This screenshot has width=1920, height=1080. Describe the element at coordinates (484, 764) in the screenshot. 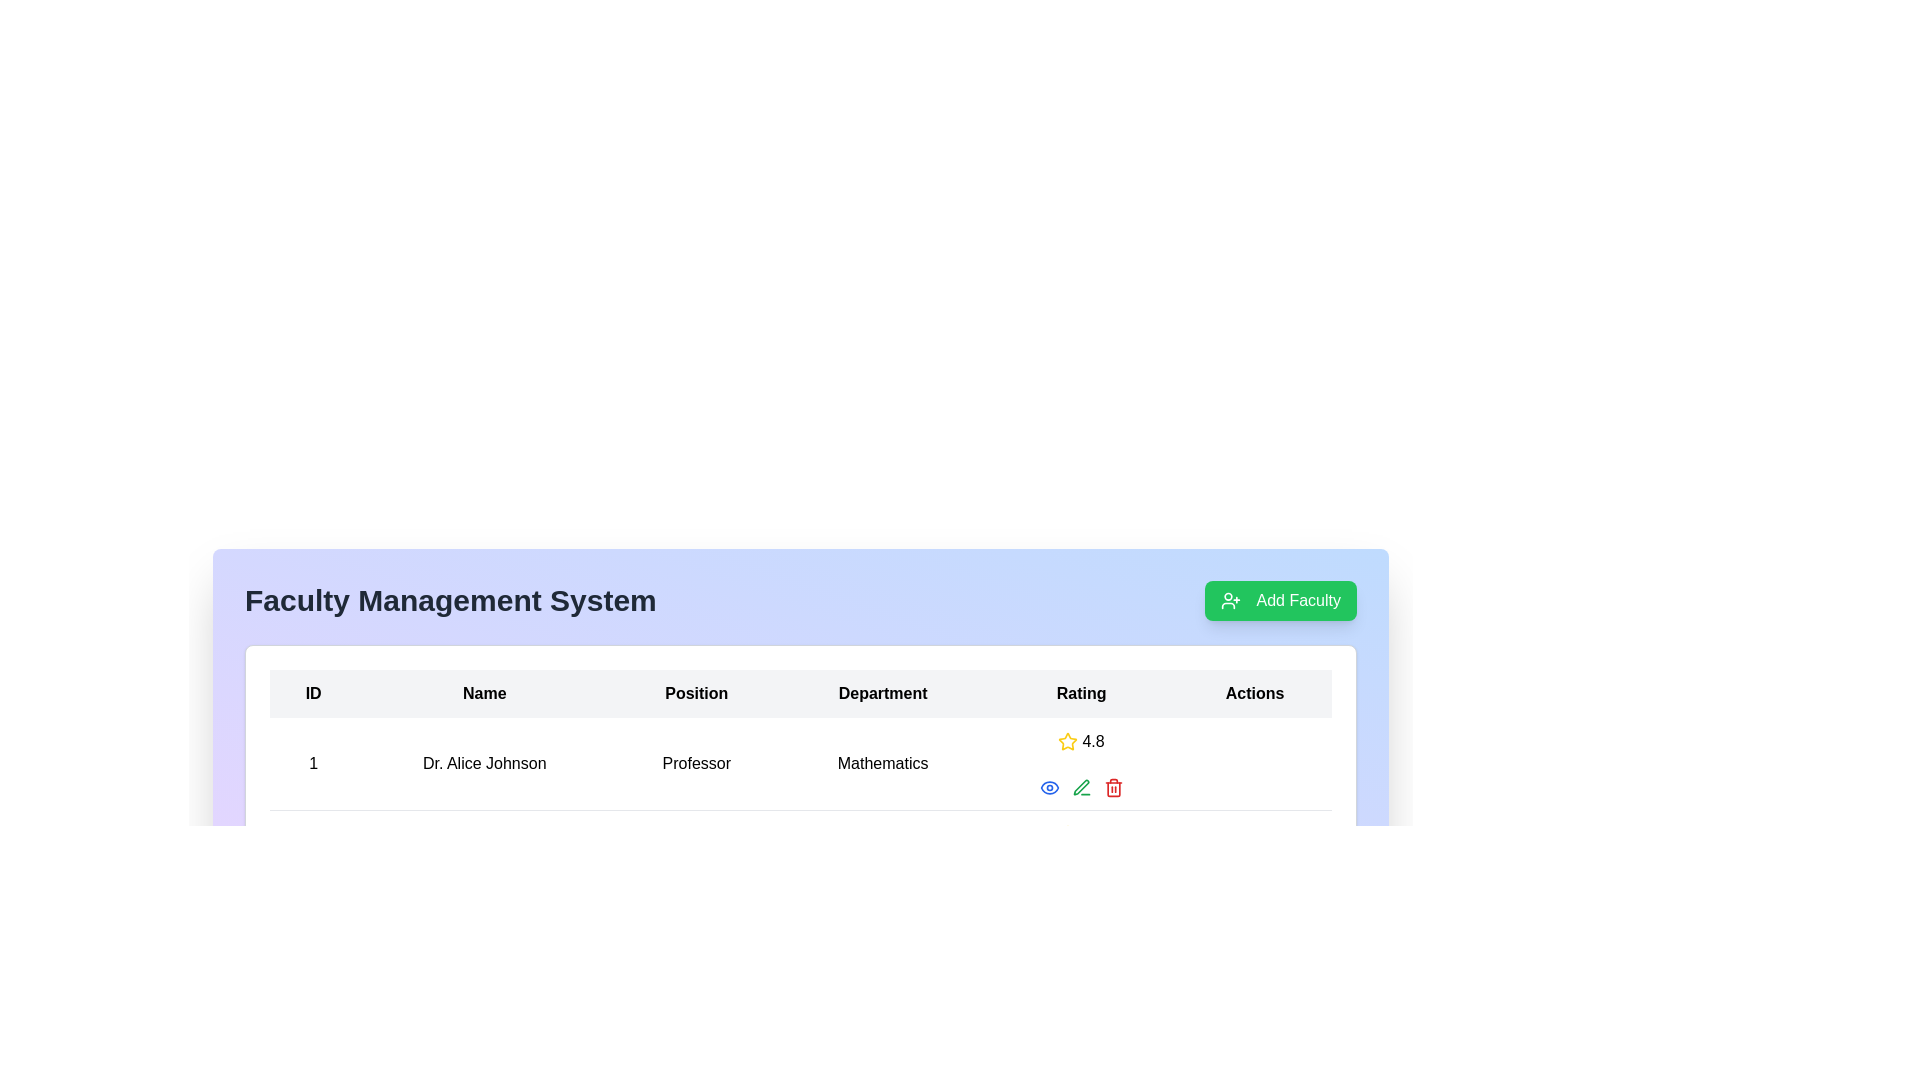

I see `the text displaying 'Dr. Alice Johnson' in bold font, located in the 'Name' column of the table, positioned between 'ID: 1' and 'Position: Professor'` at that location.